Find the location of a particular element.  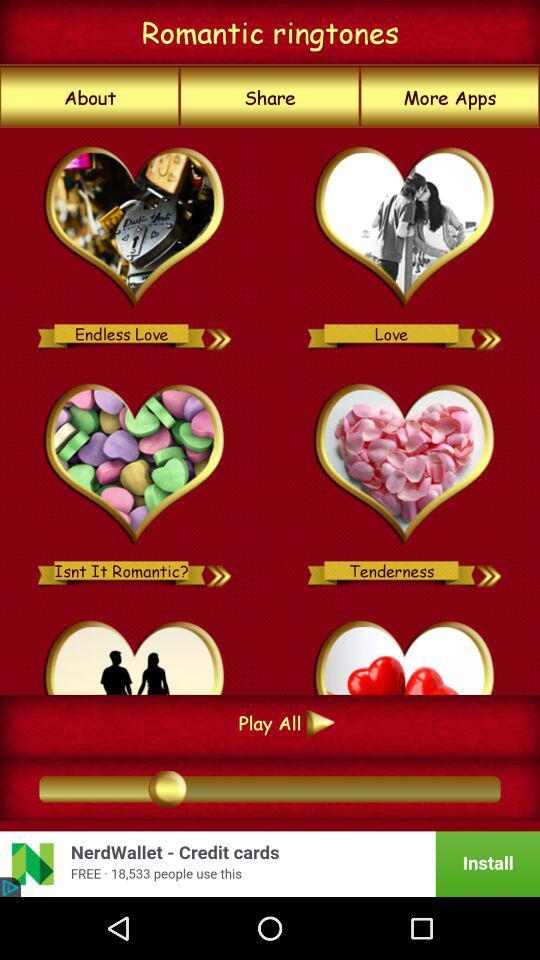

endless love is located at coordinates (135, 228).